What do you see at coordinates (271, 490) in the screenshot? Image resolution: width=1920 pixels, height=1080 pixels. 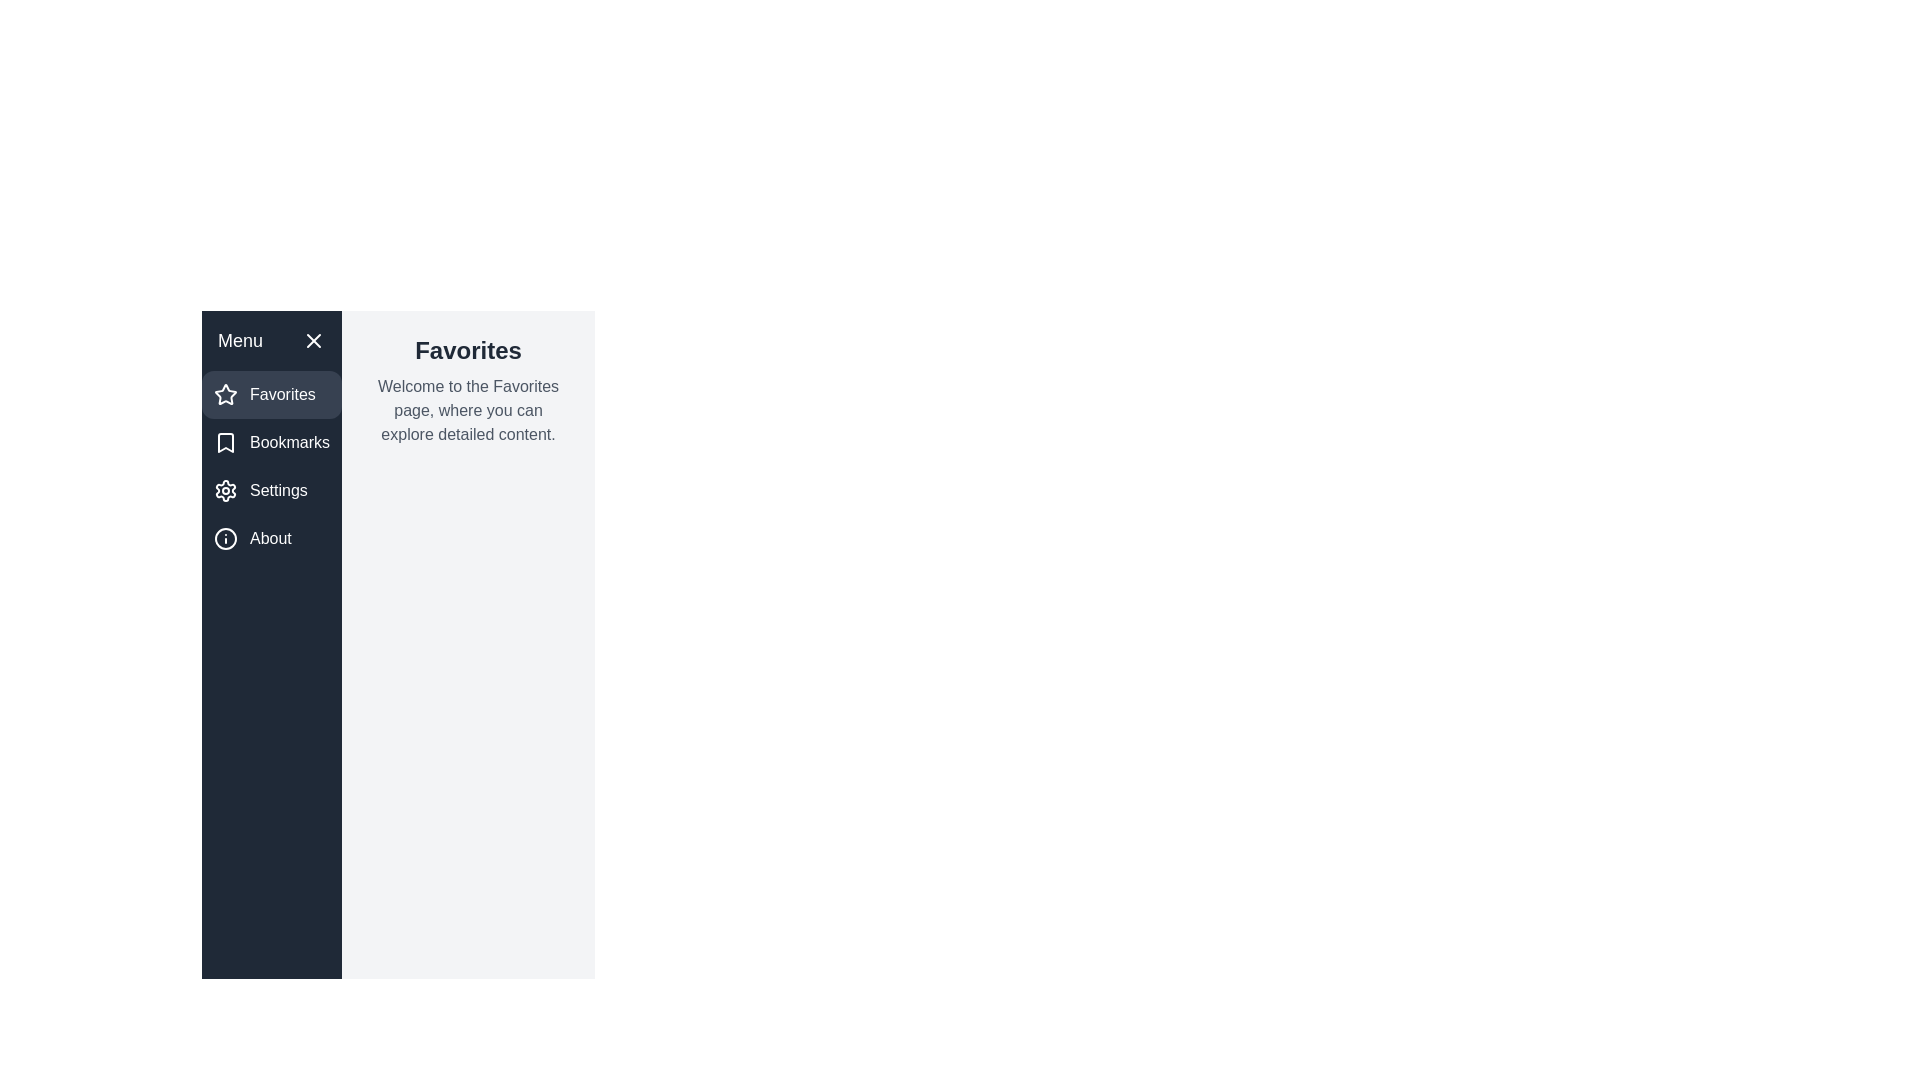 I see `the 'Settings' button, which is the fourth navigation item` at bounding box center [271, 490].